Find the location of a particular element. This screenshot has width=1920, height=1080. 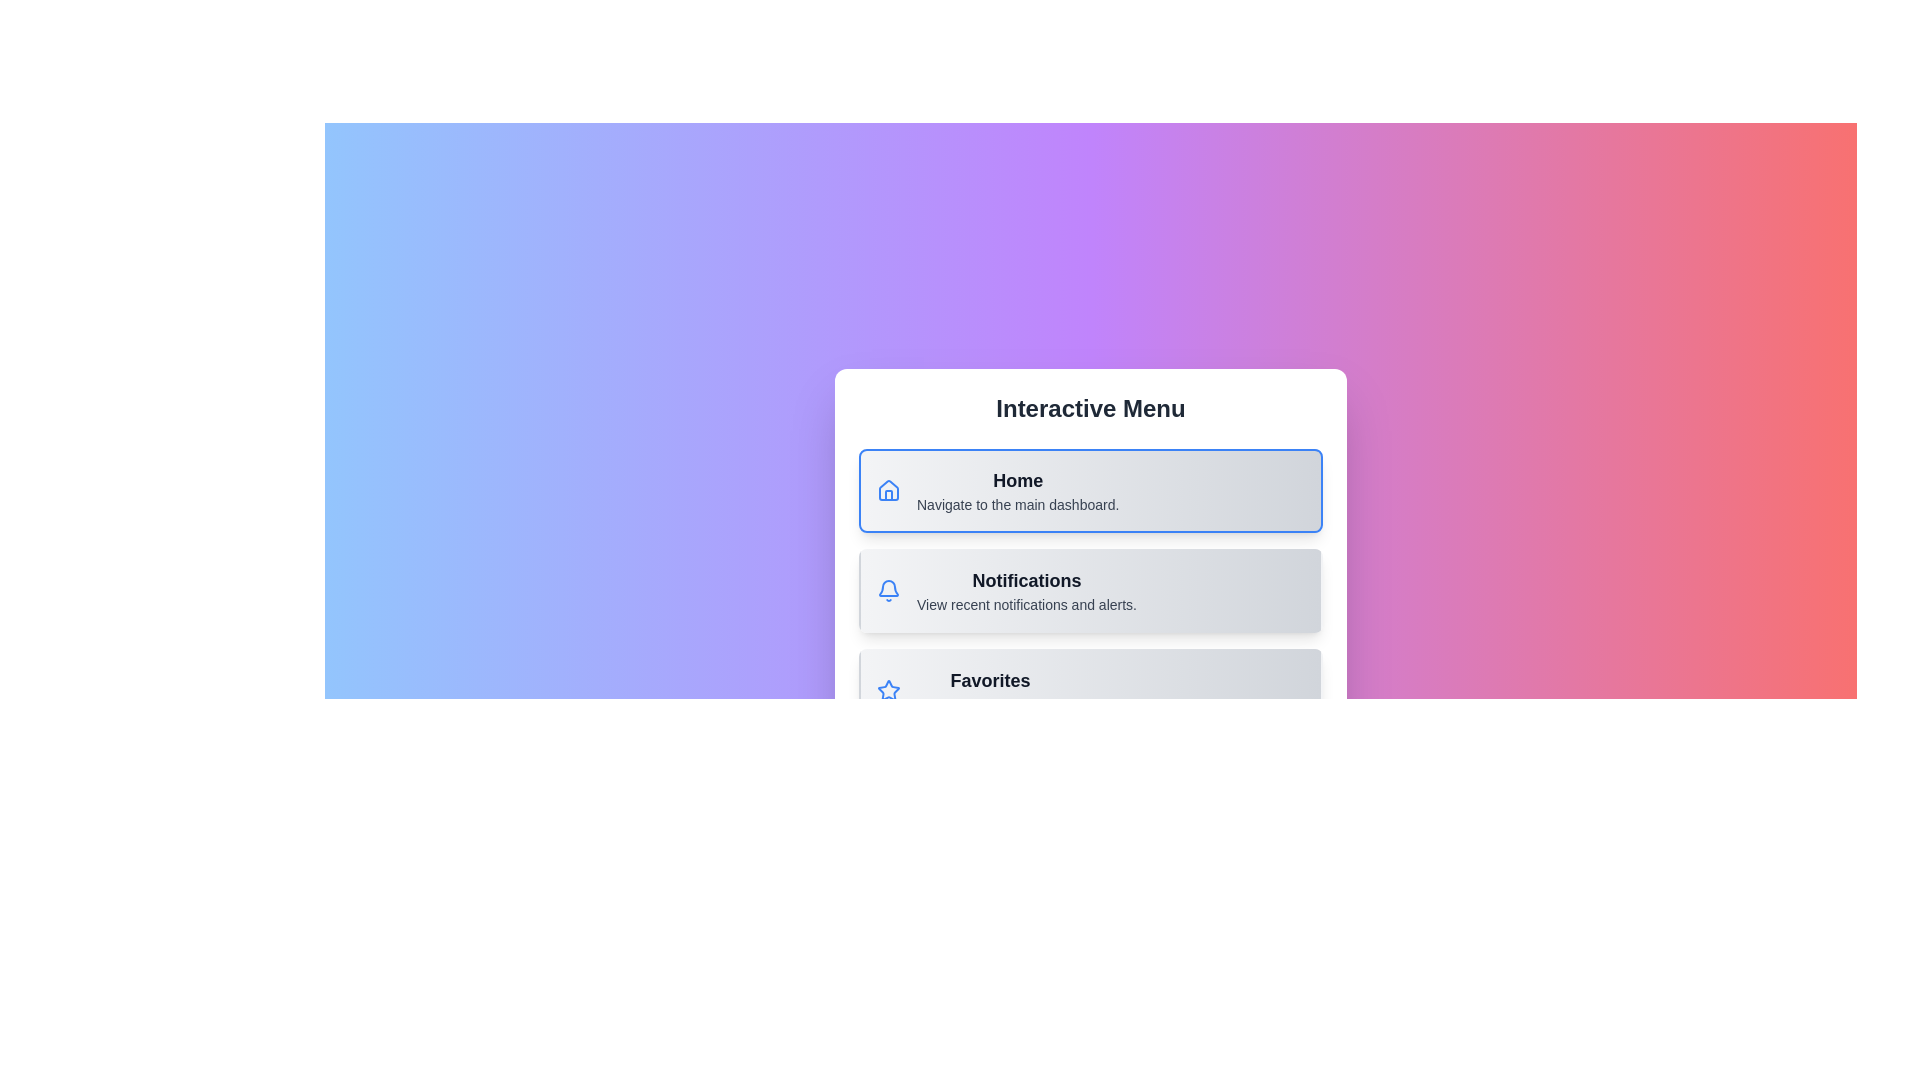

the menu option Favorites is located at coordinates (1089, 689).